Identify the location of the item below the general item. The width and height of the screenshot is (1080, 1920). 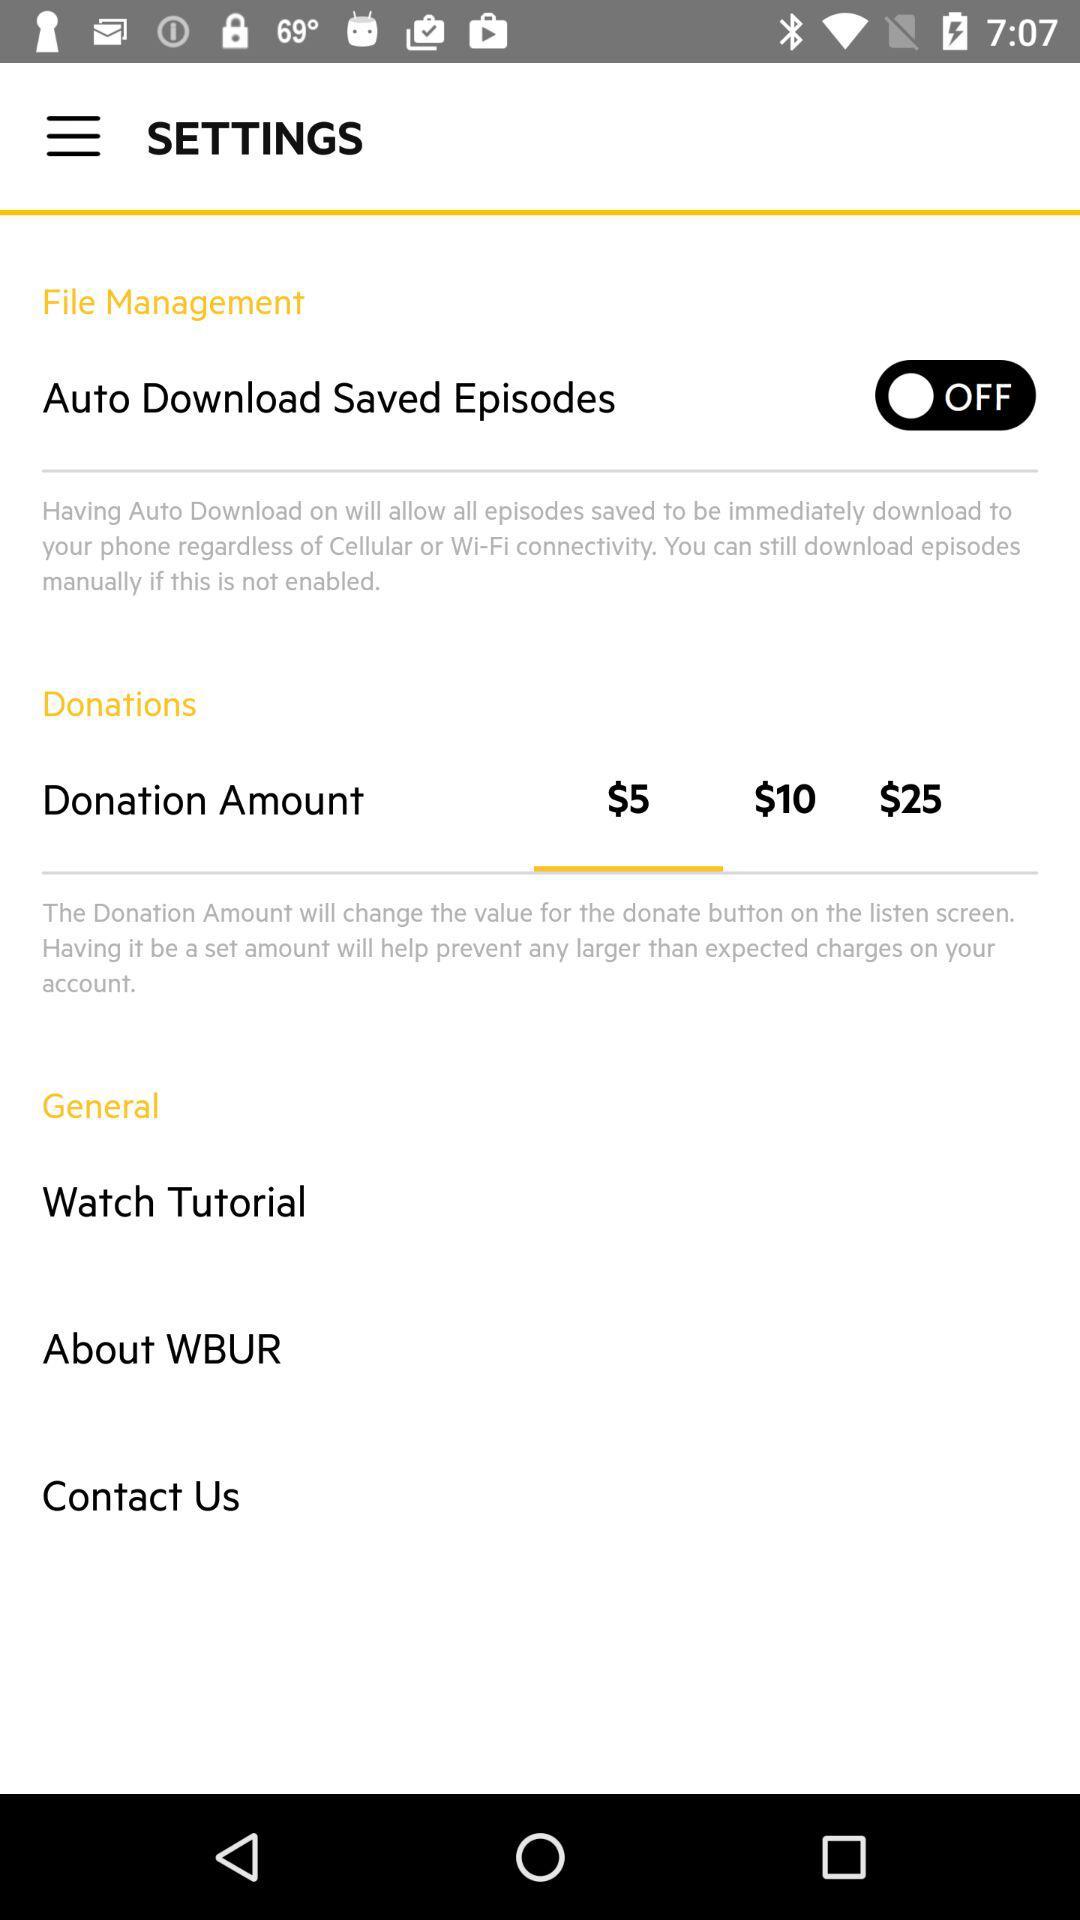
(540, 1200).